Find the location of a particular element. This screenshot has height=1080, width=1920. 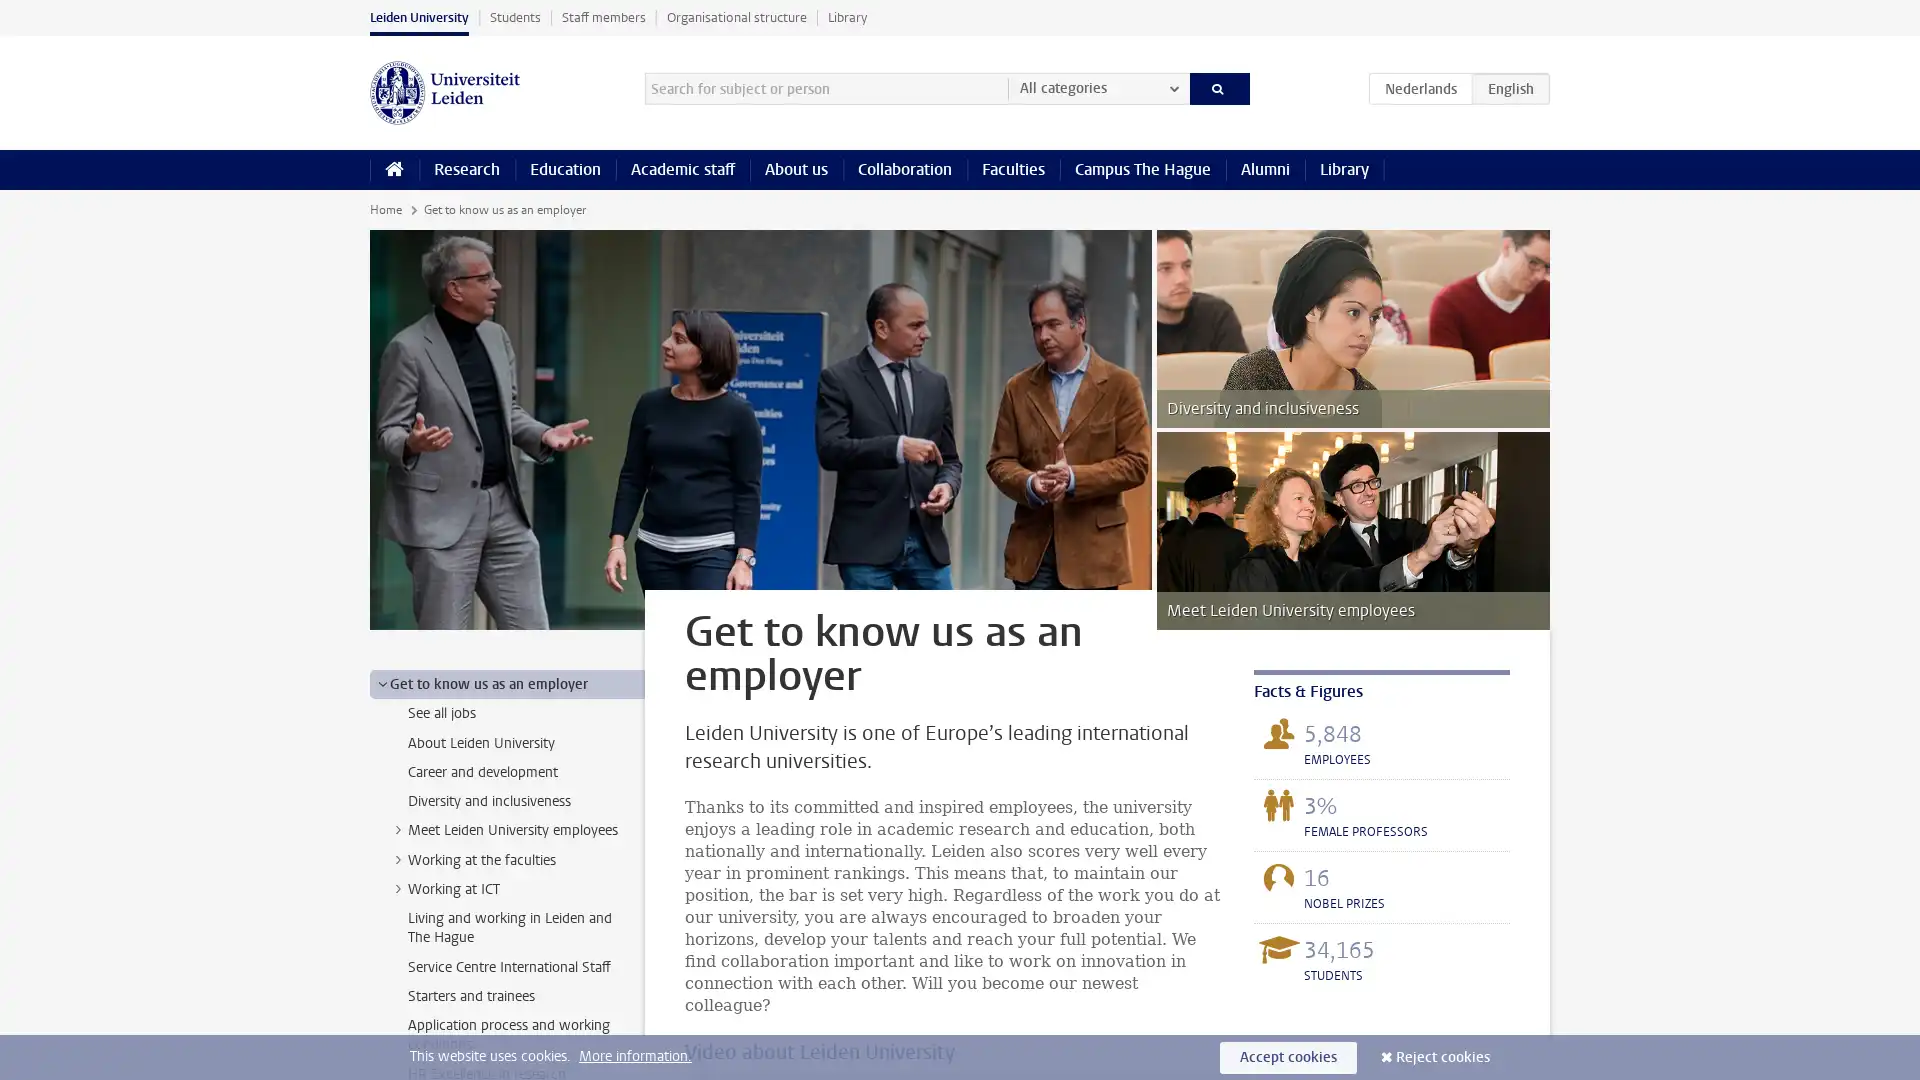

> is located at coordinates (398, 858).